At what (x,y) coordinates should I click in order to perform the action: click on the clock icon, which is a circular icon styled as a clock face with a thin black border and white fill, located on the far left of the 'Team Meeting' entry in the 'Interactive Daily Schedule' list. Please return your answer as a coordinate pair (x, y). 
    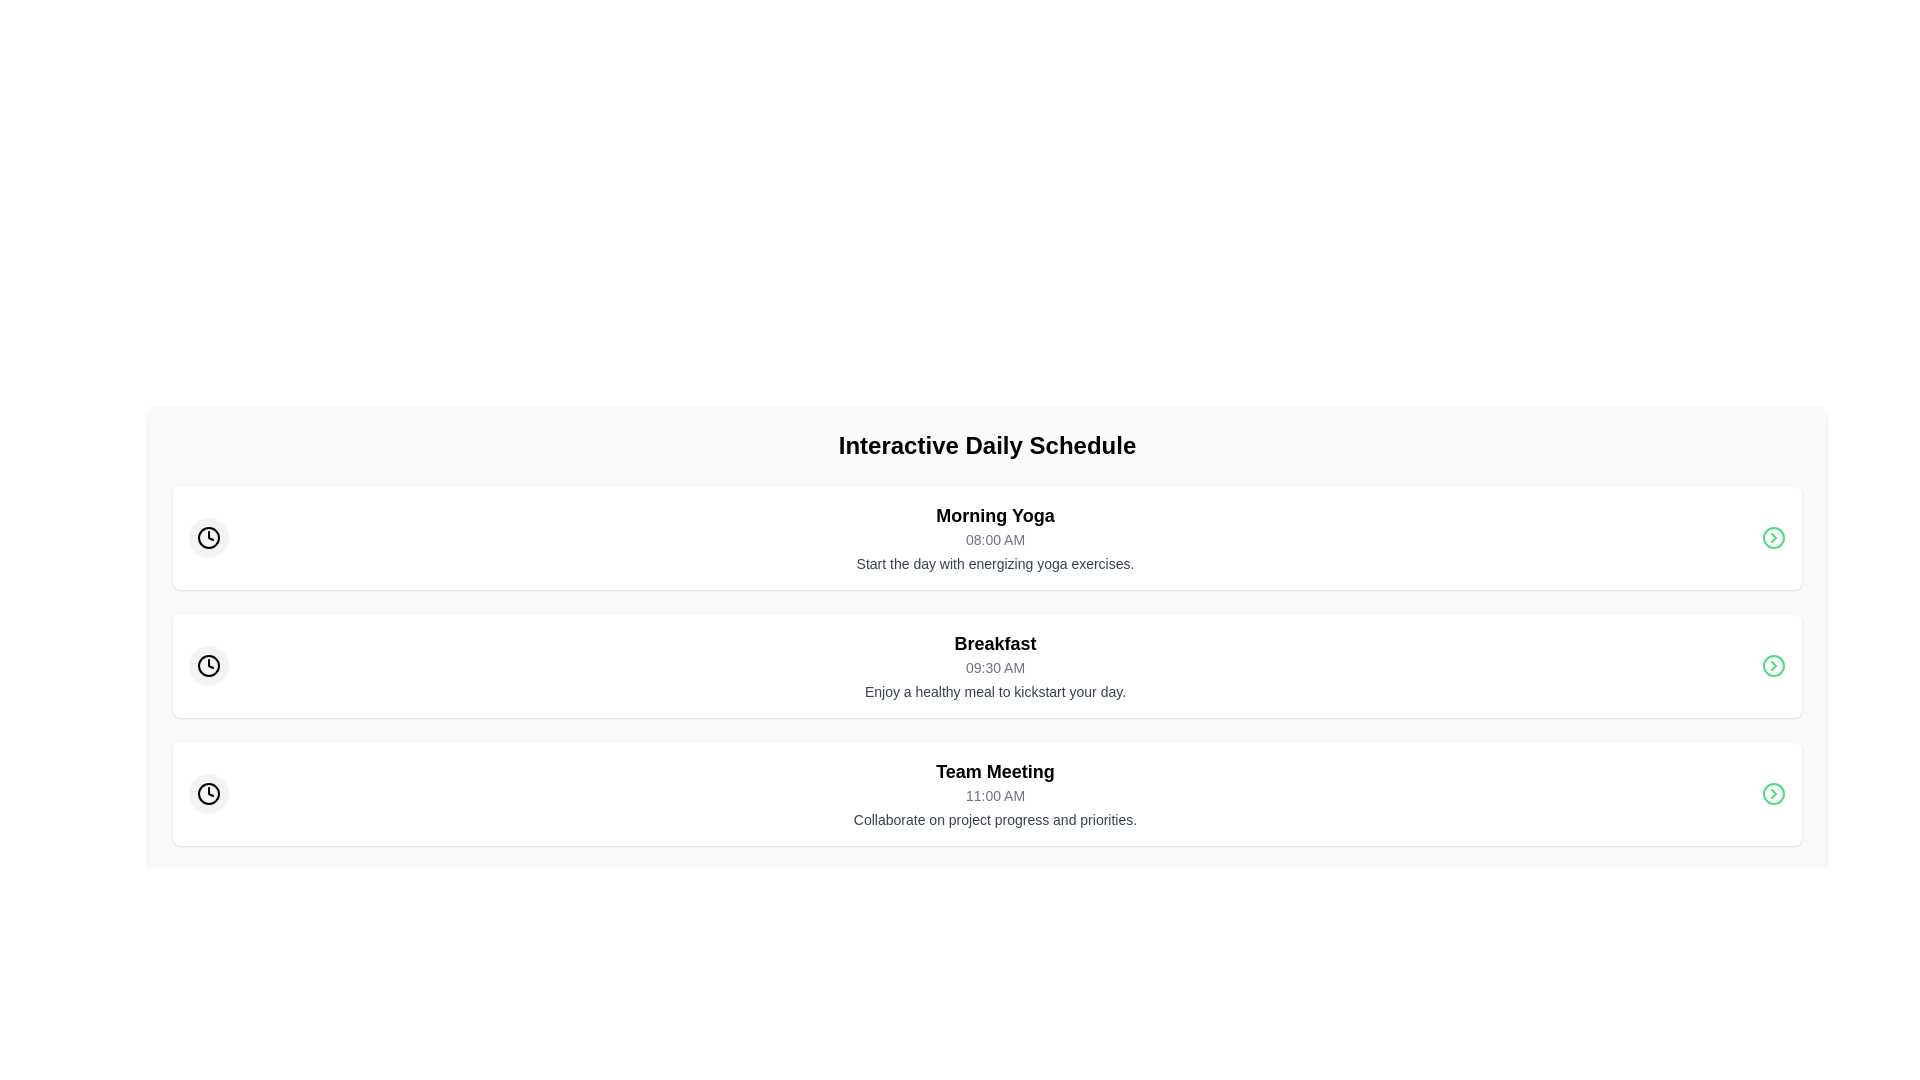
    Looking at the image, I should click on (209, 793).